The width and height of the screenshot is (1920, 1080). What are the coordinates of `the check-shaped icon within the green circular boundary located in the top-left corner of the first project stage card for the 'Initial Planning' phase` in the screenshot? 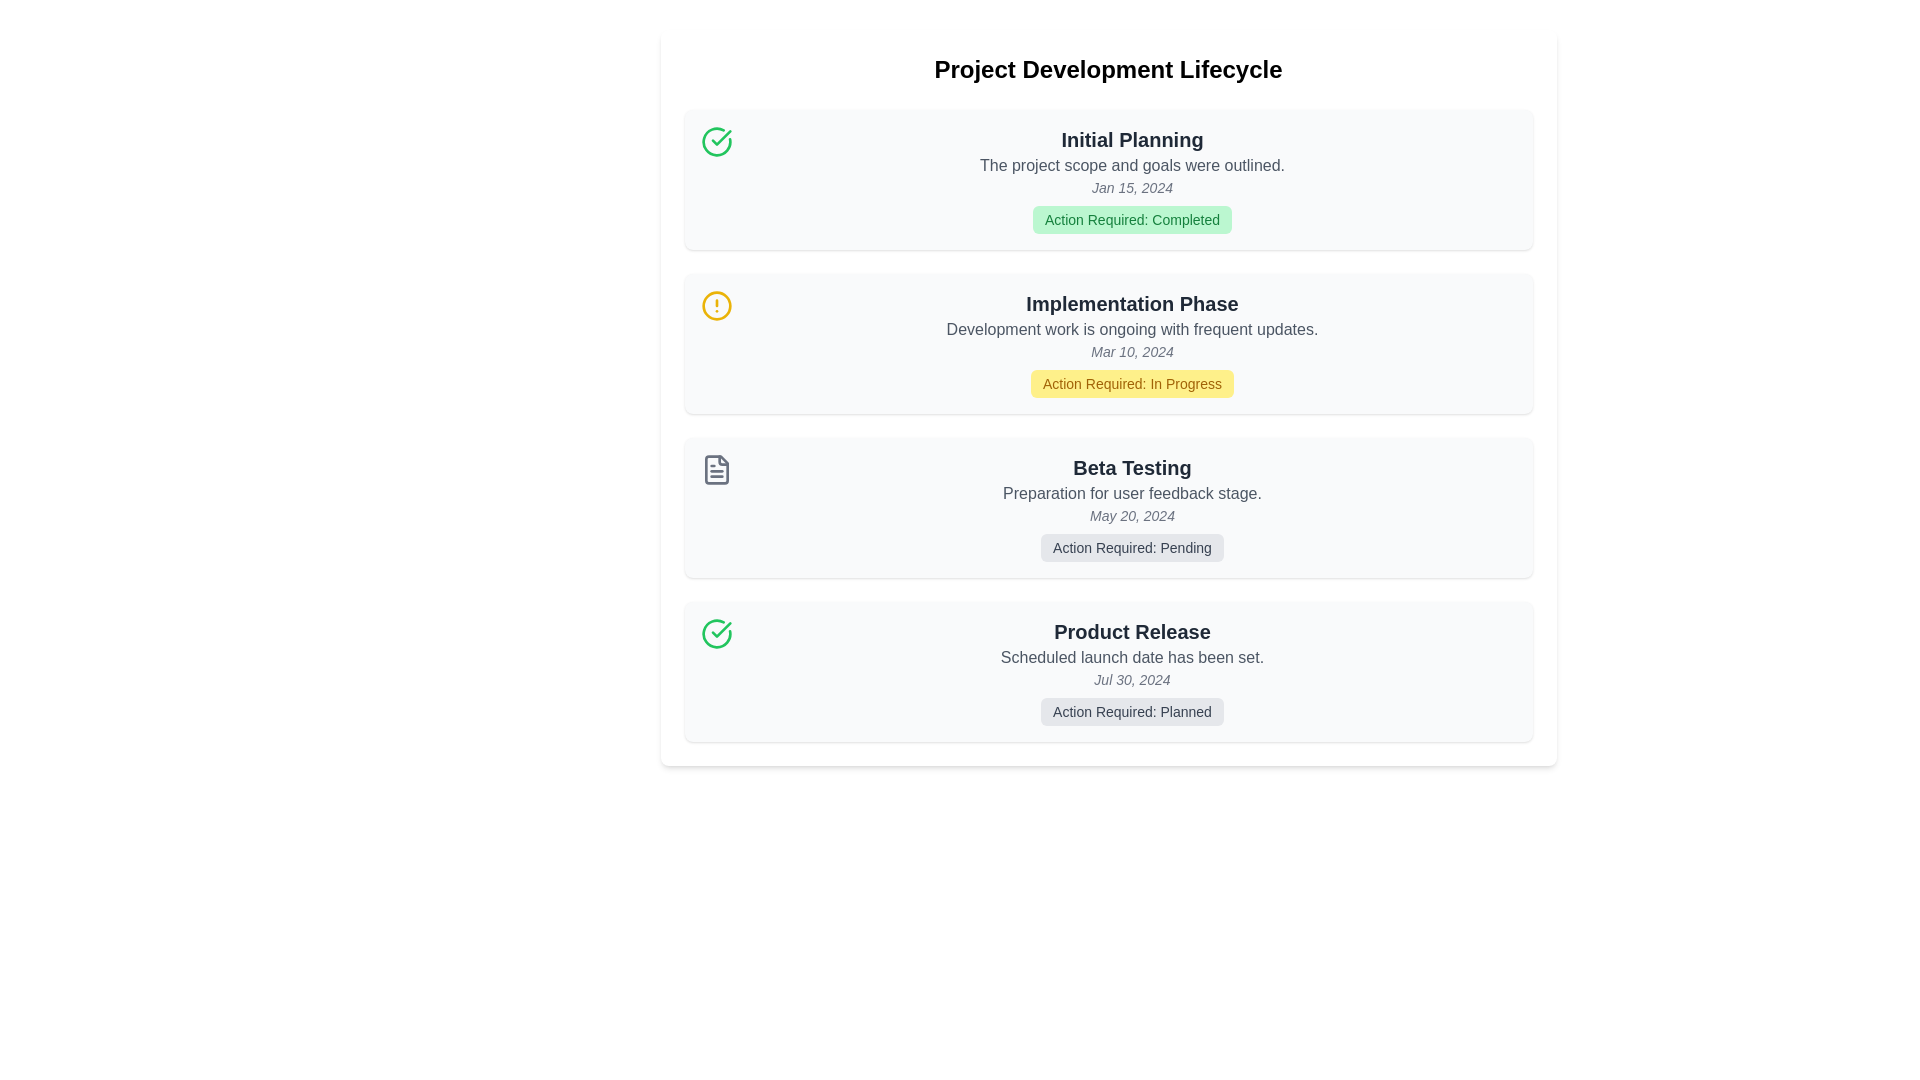 It's located at (720, 137).